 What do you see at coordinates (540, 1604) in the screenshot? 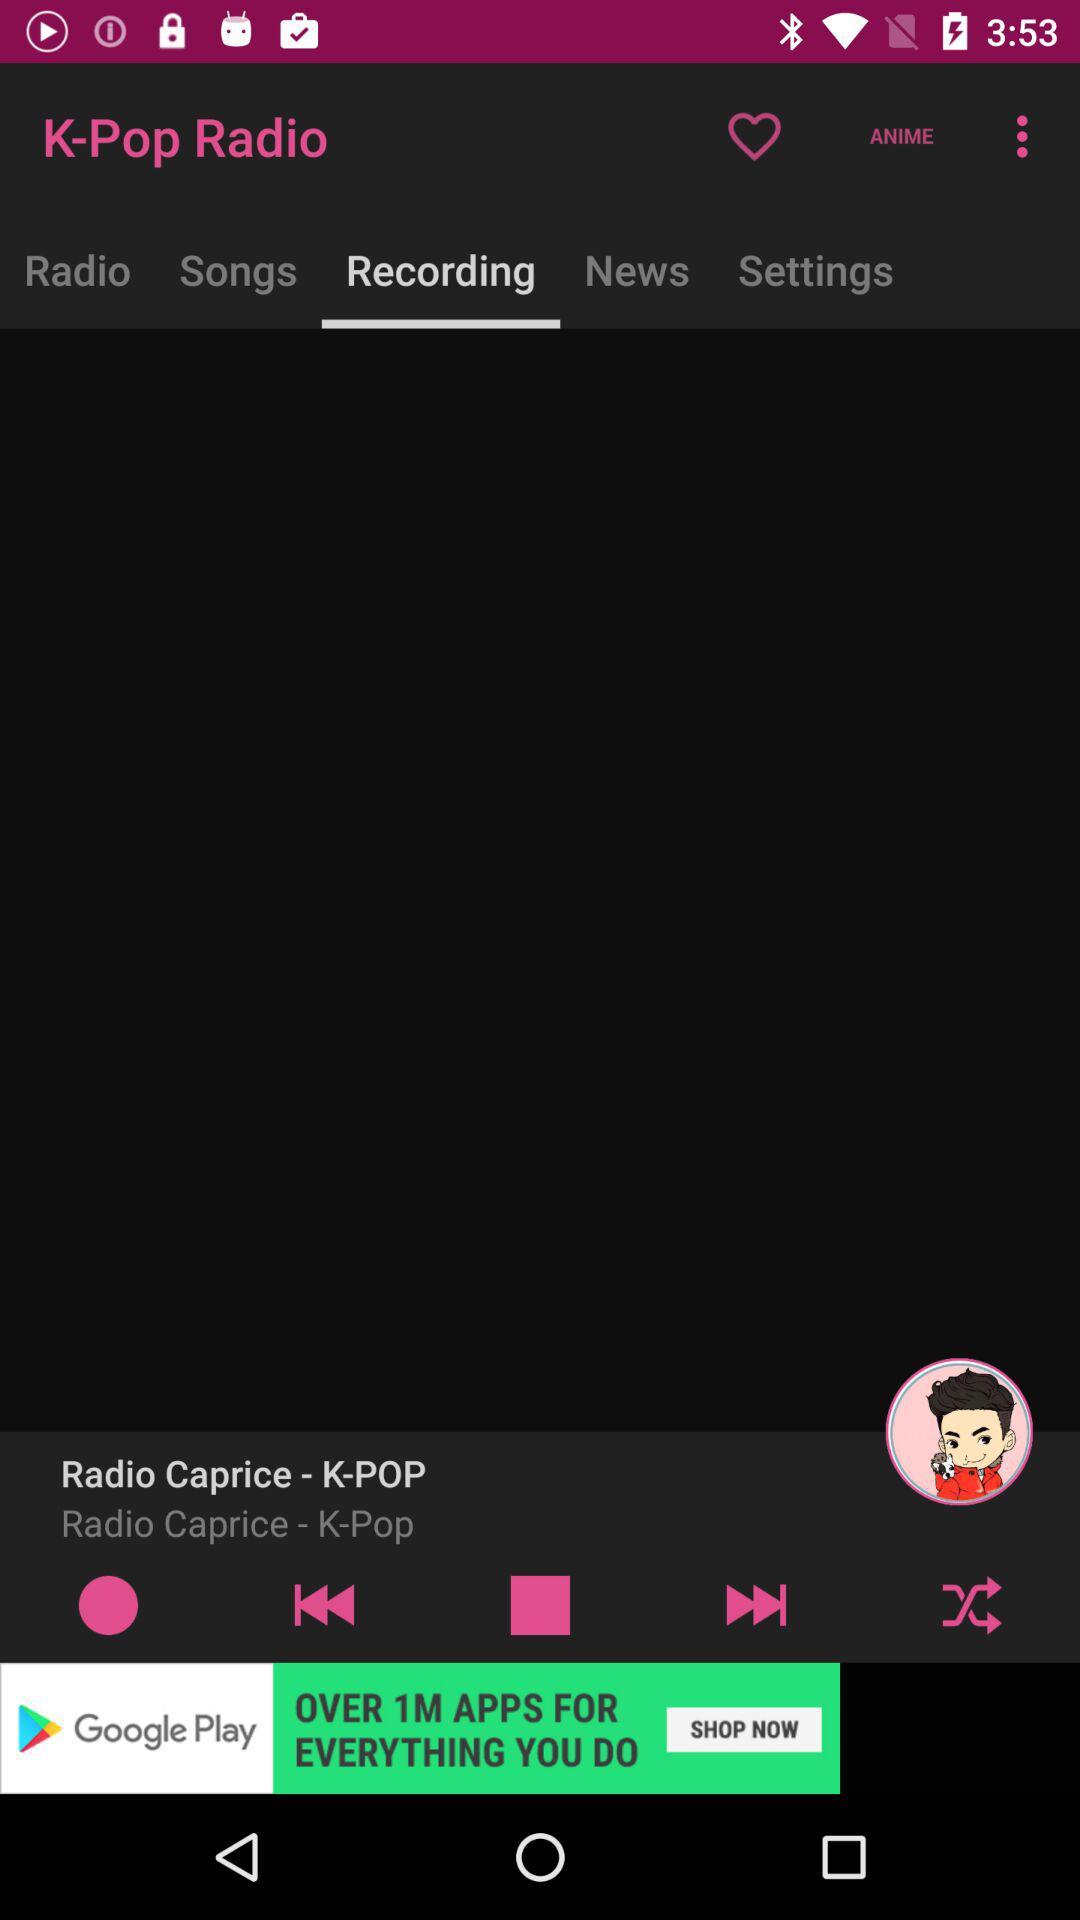
I see `stop the songs` at bounding box center [540, 1604].